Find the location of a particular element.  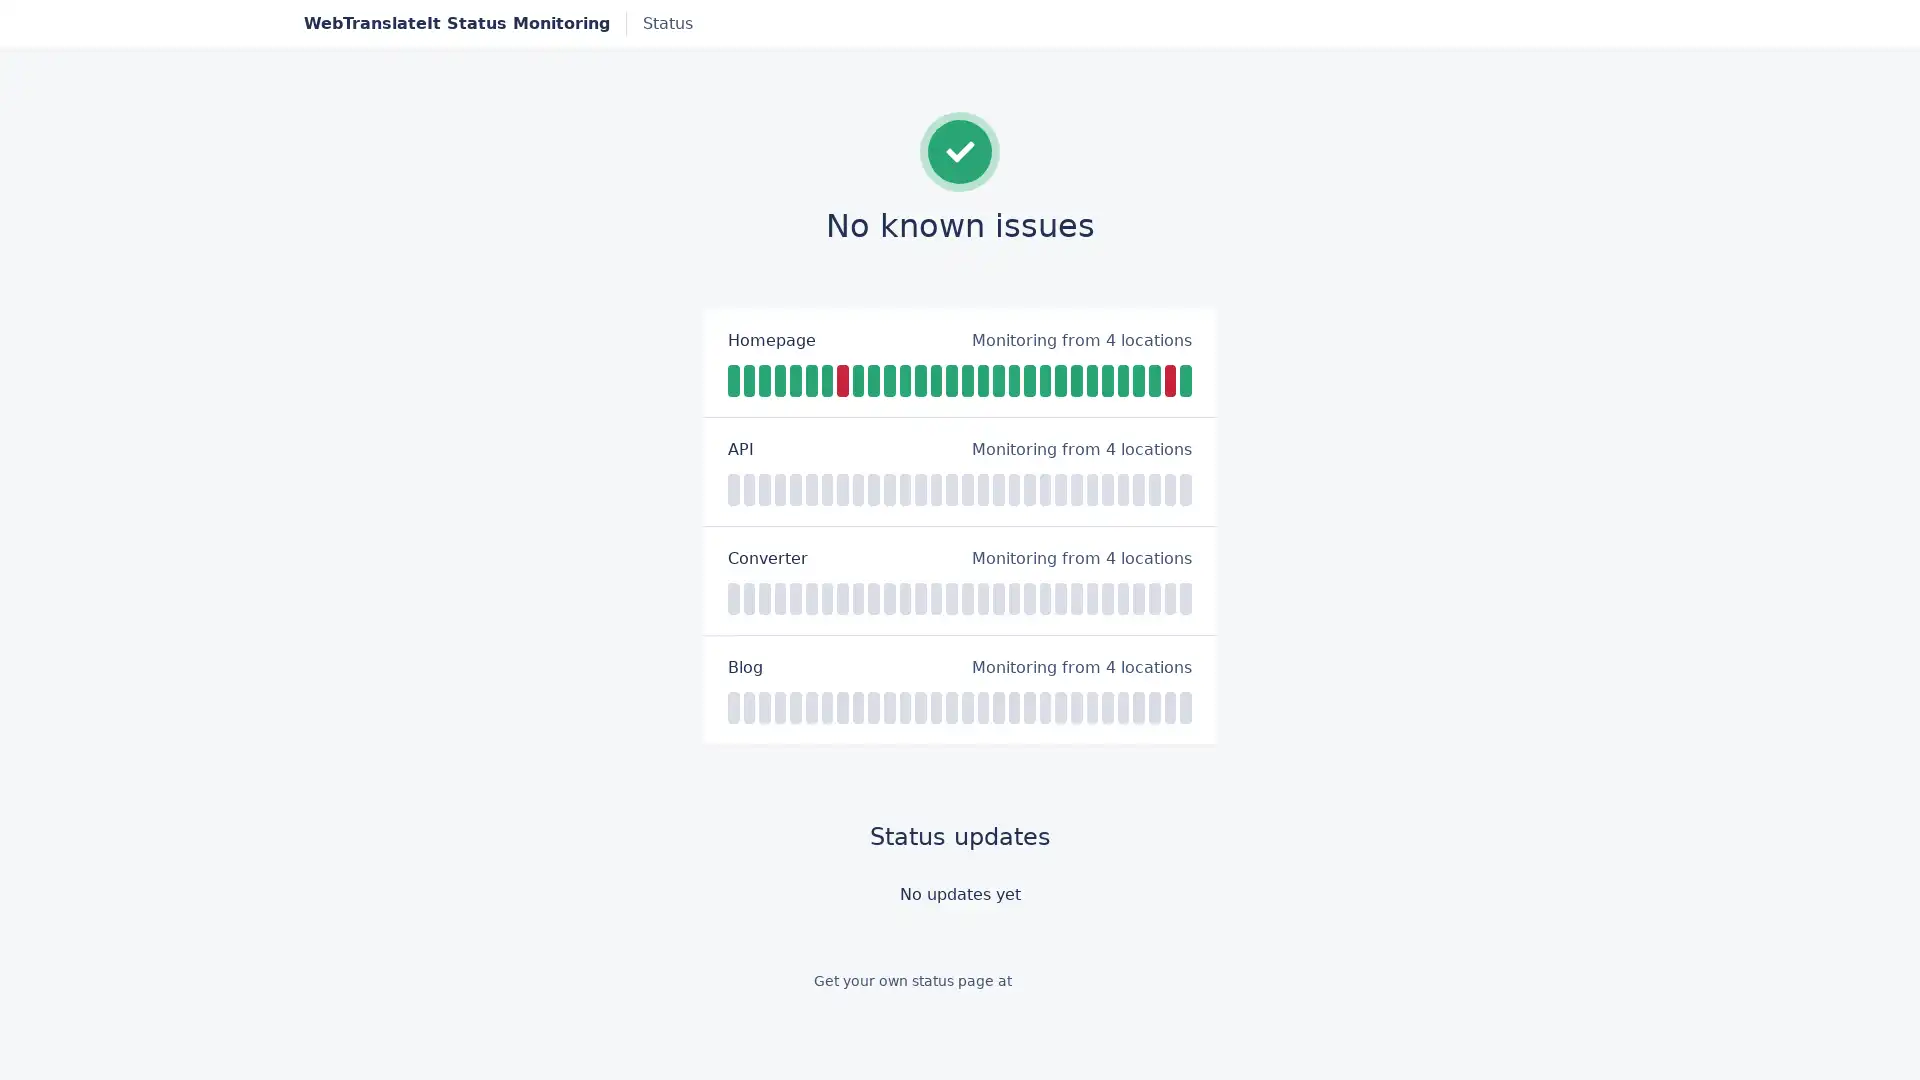

Blog is located at coordinates (744, 667).